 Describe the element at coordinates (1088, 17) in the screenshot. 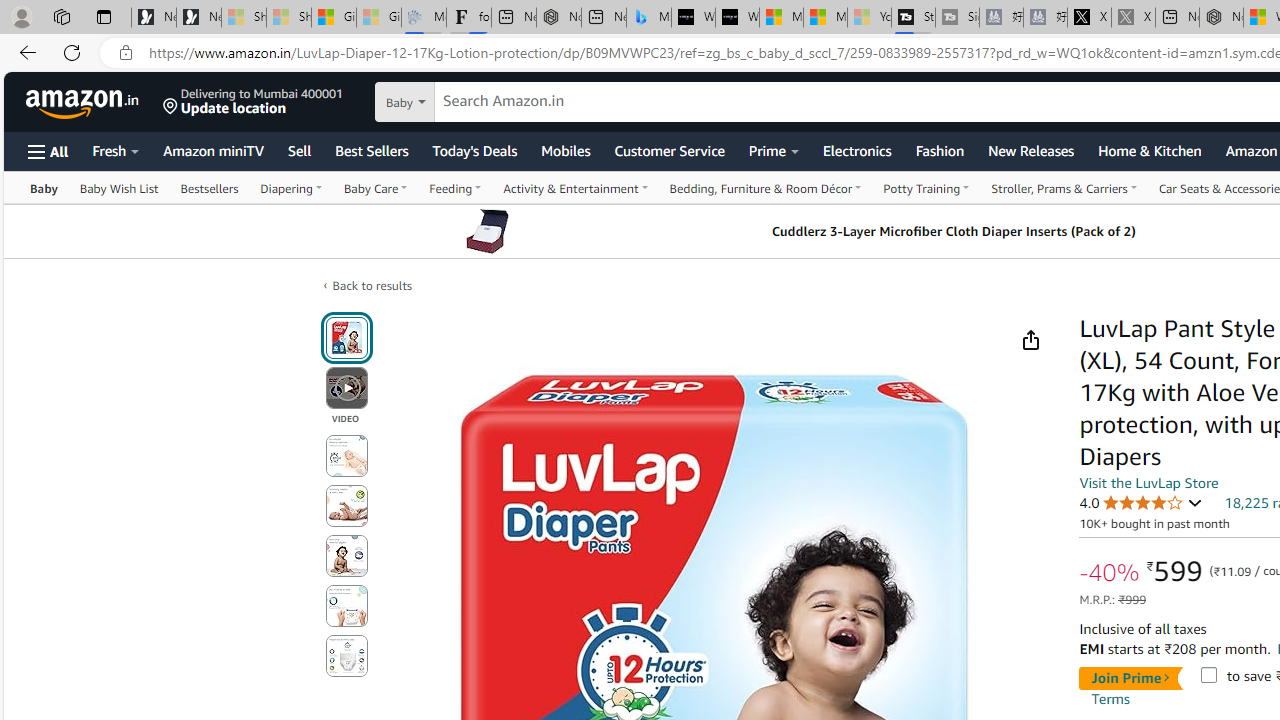

I see `'X'` at that location.